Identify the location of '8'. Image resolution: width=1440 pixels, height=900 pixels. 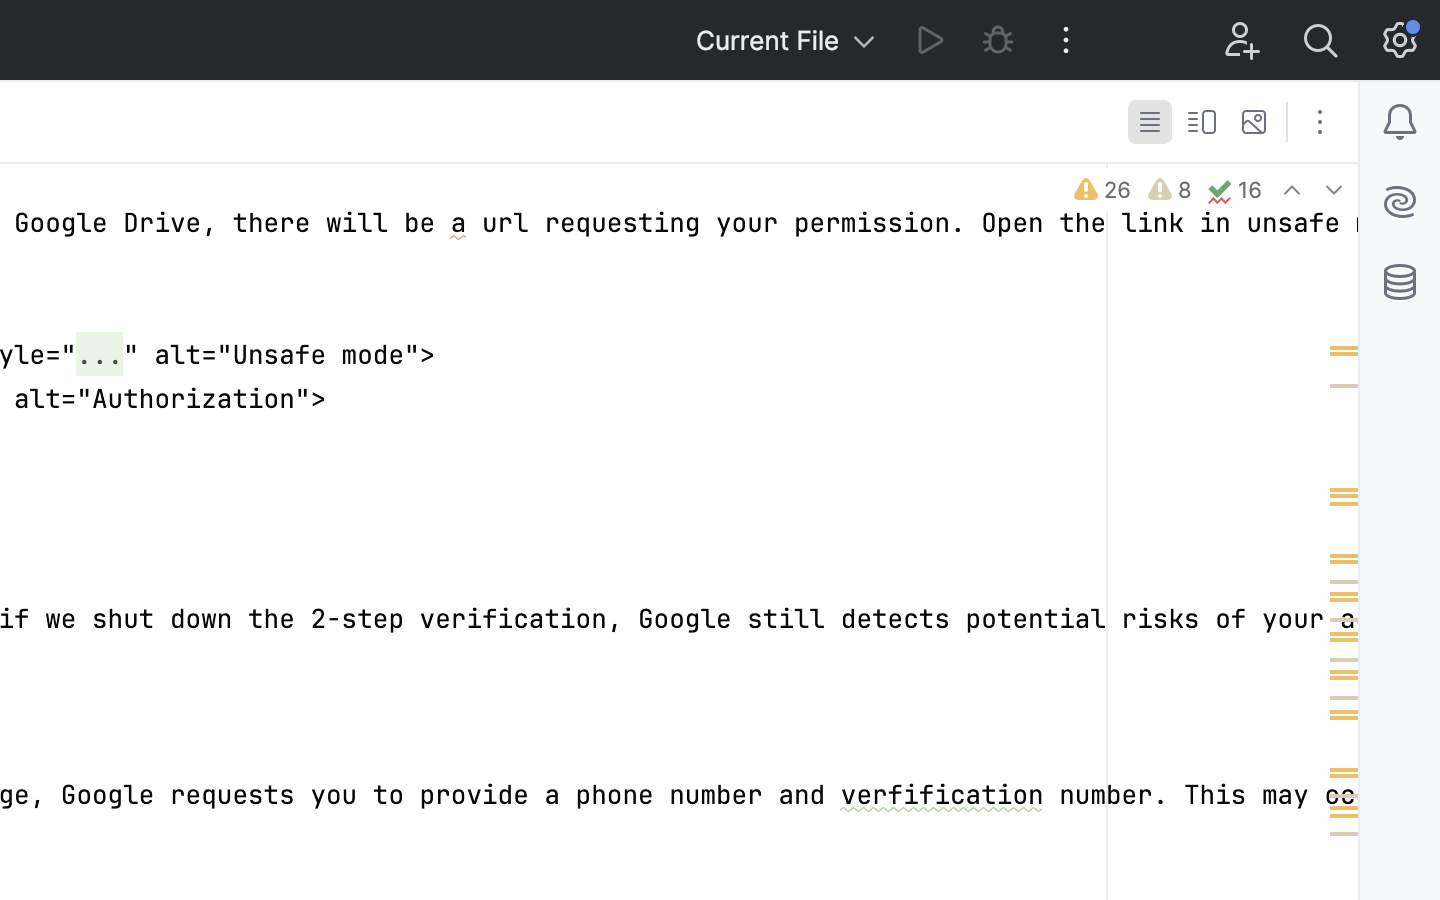
(1167, 189).